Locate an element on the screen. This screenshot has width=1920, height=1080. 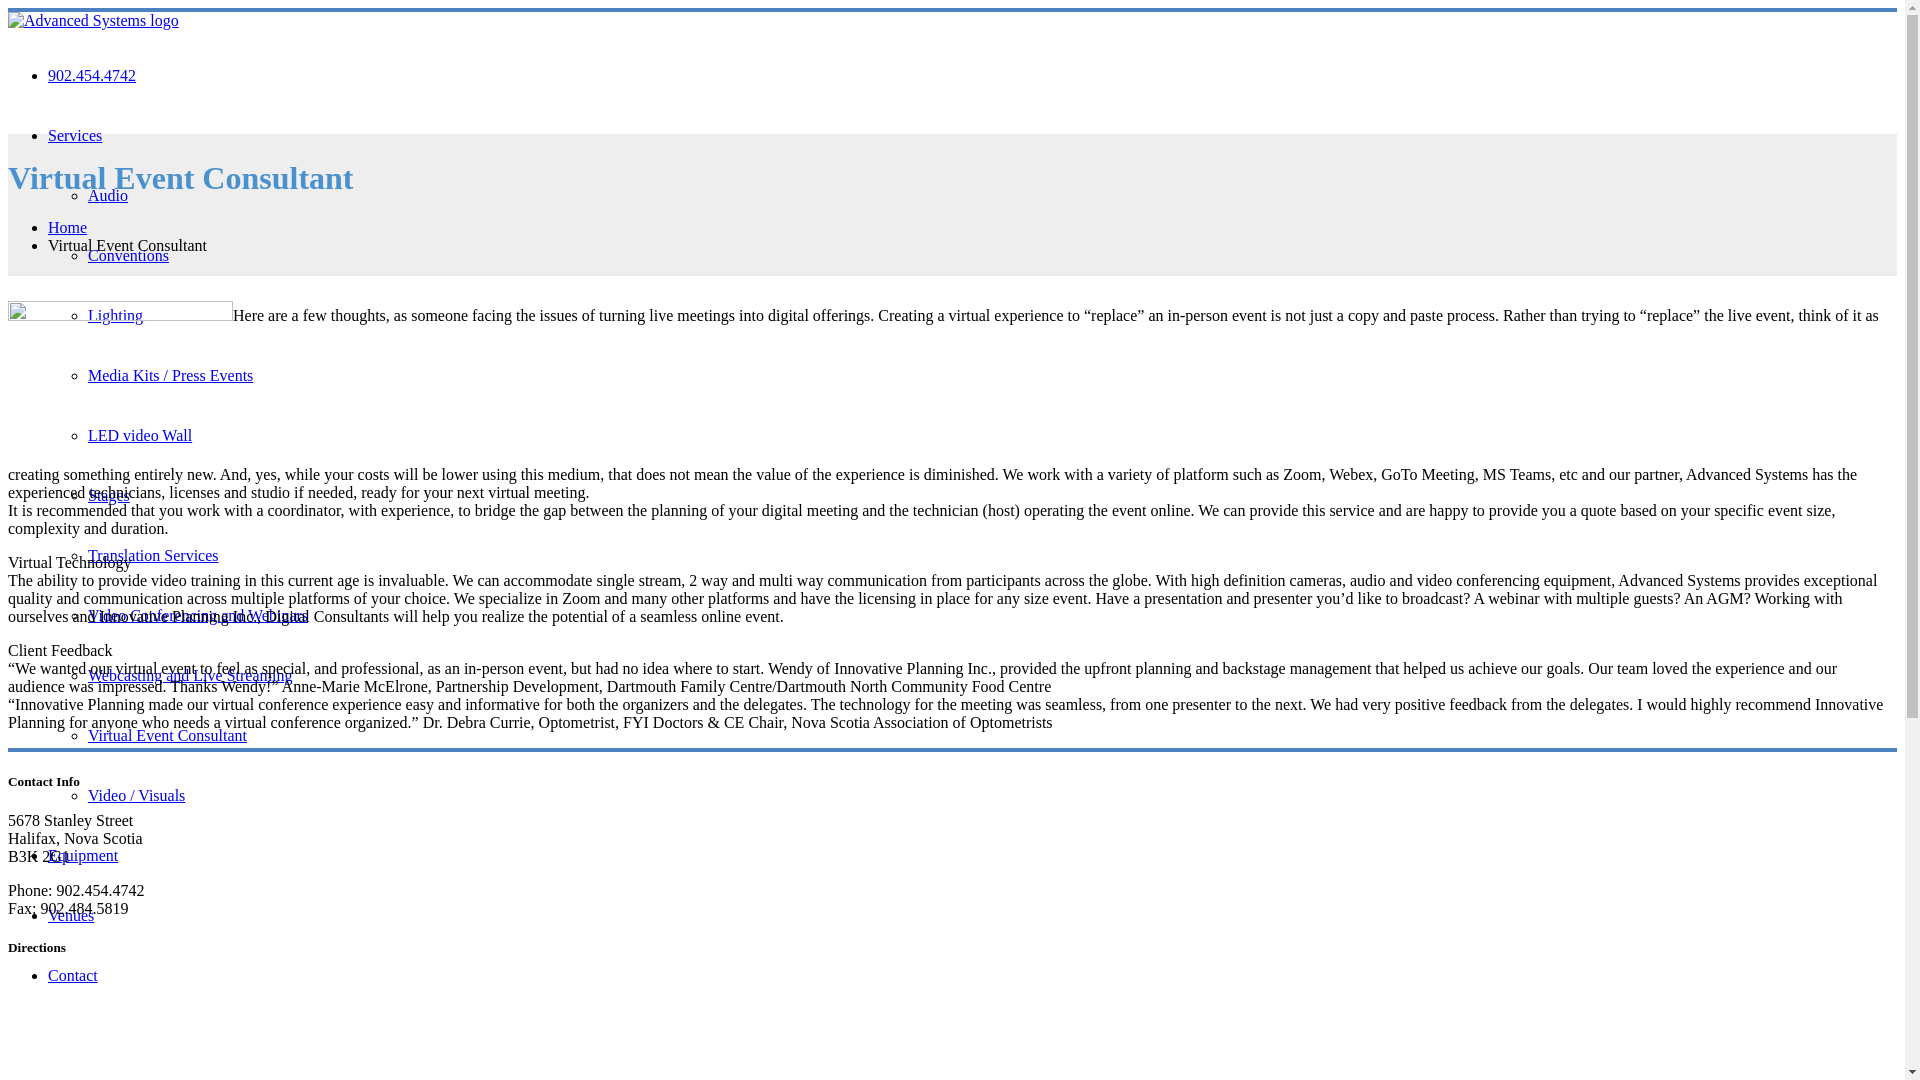
'Services' is located at coordinates (48, 135).